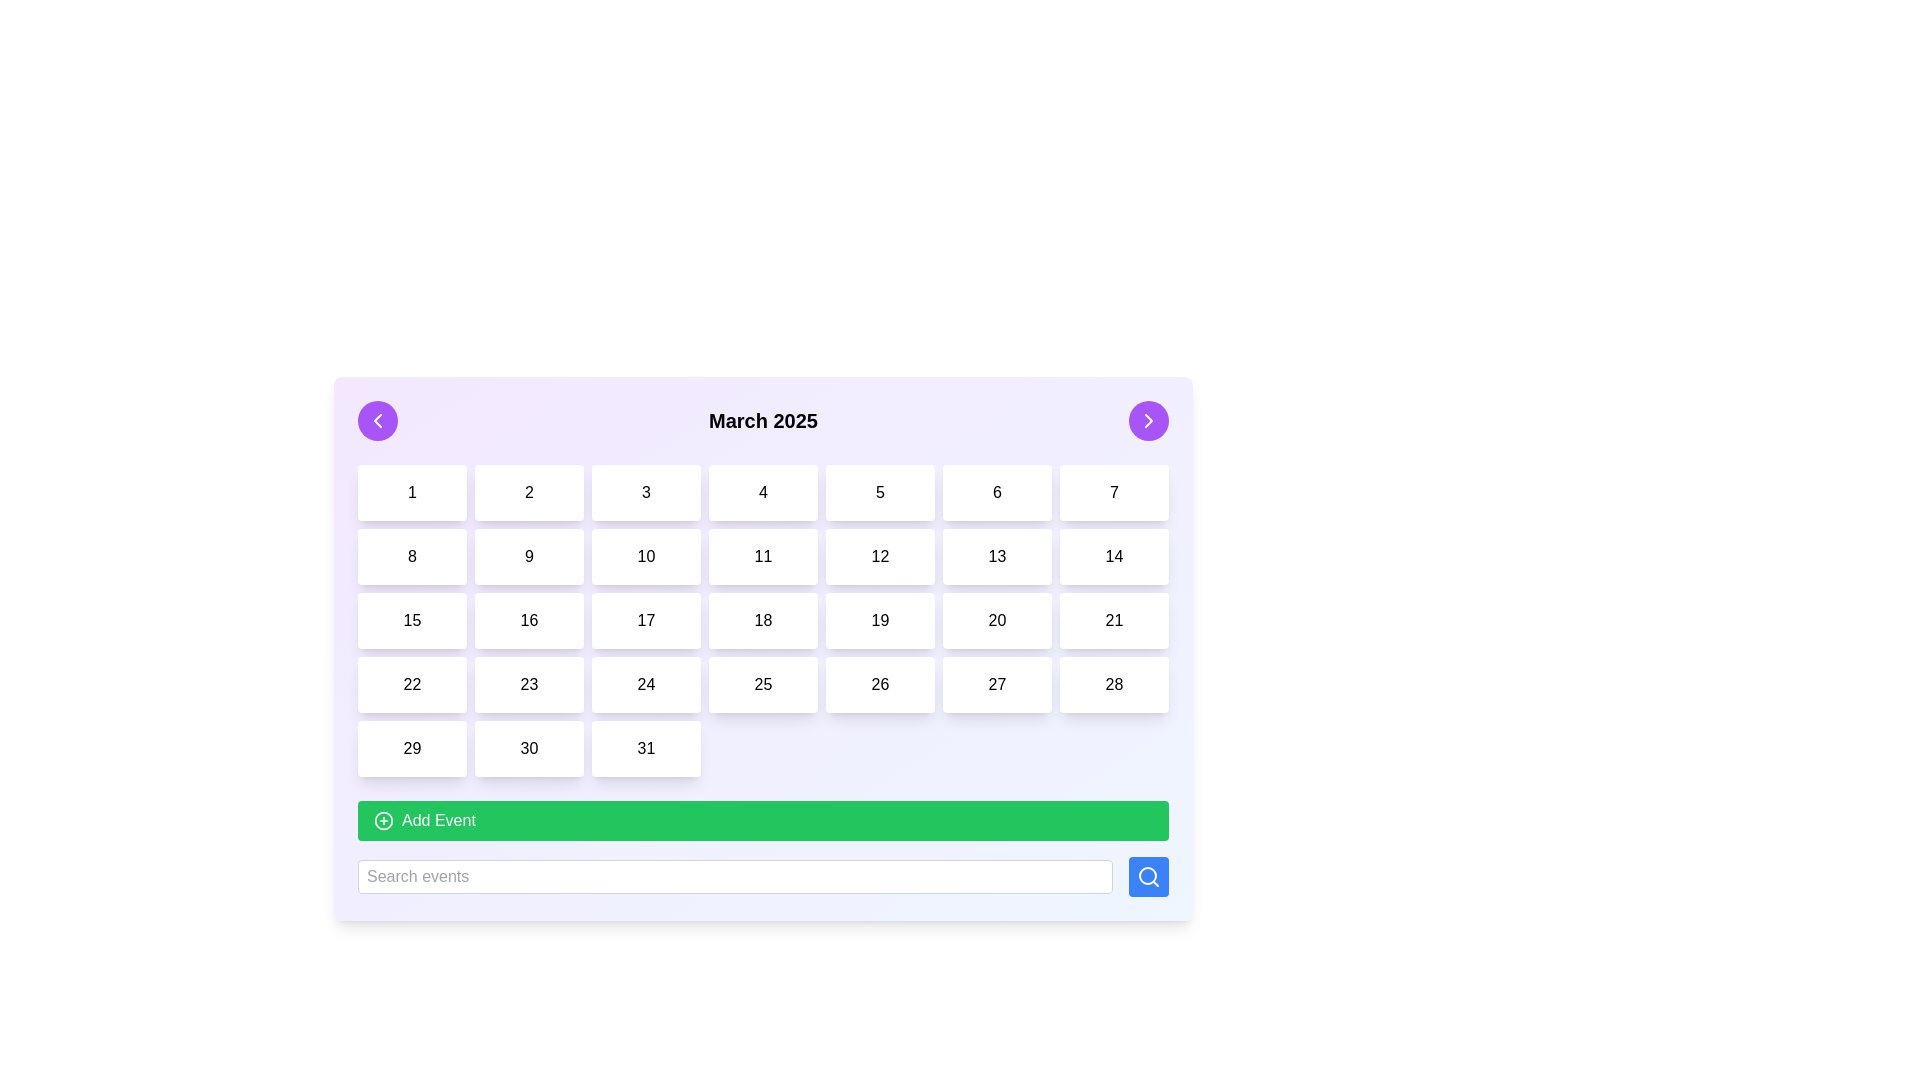 This screenshot has height=1080, width=1920. I want to click on the selectable day labeled '15' in the calendar grid, so click(411, 620).